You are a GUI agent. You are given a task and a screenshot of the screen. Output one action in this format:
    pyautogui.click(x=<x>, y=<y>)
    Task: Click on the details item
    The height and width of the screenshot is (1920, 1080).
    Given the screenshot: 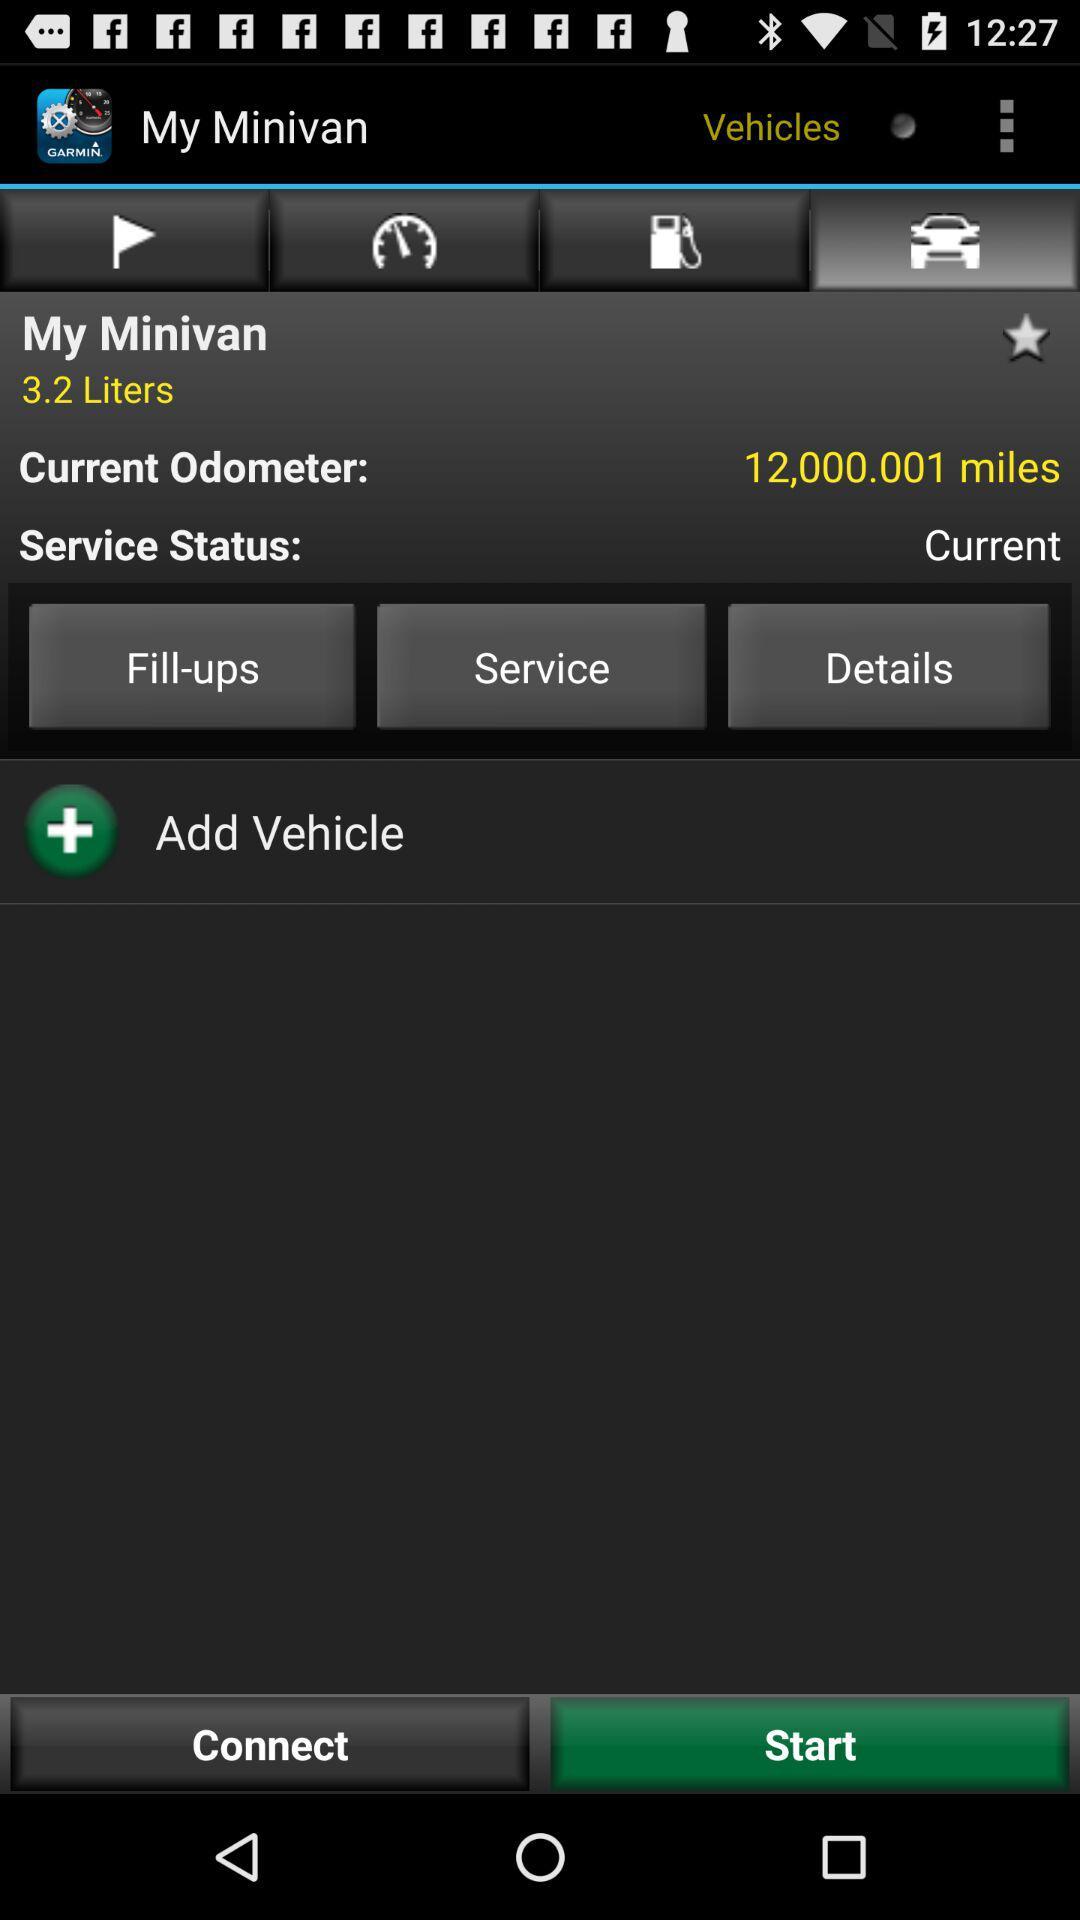 What is the action you would take?
    pyautogui.click(x=888, y=666)
    